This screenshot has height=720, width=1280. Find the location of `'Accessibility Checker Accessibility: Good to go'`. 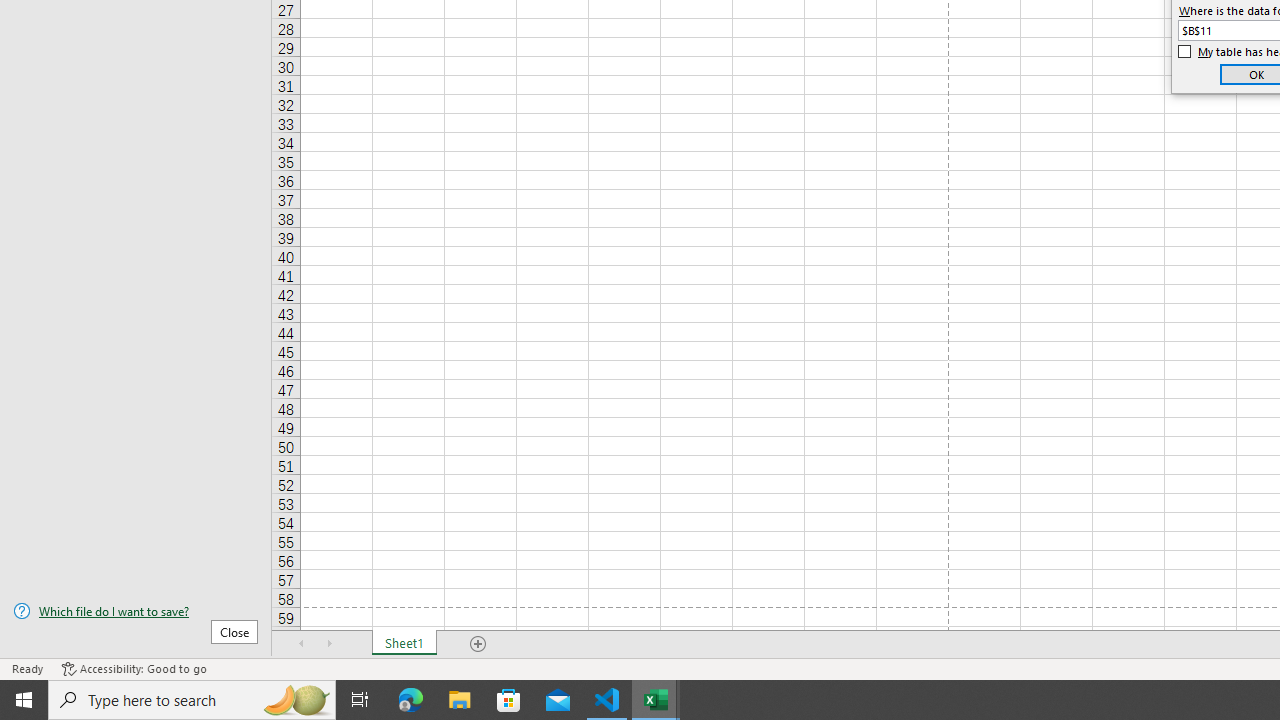

'Accessibility Checker Accessibility: Good to go' is located at coordinates (133, 669).